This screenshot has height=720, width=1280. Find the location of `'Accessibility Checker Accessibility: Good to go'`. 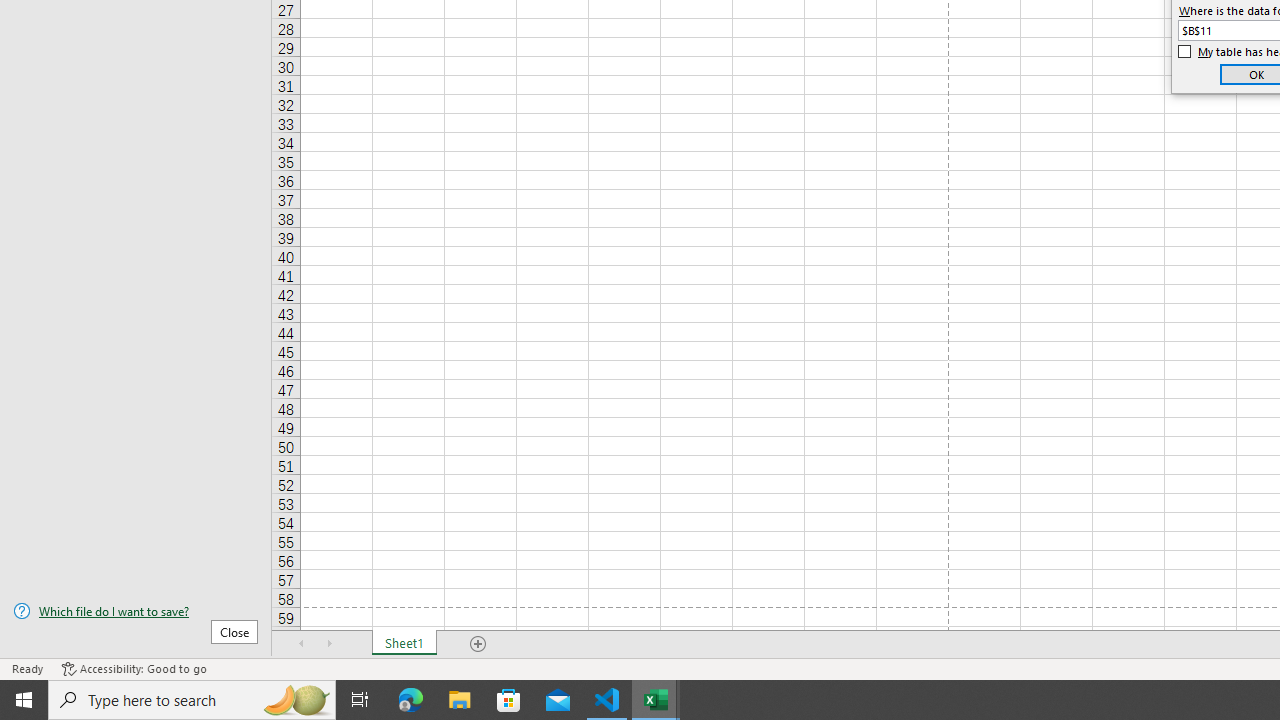

'Accessibility Checker Accessibility: Good to go' is located at coordinates (133, 669).